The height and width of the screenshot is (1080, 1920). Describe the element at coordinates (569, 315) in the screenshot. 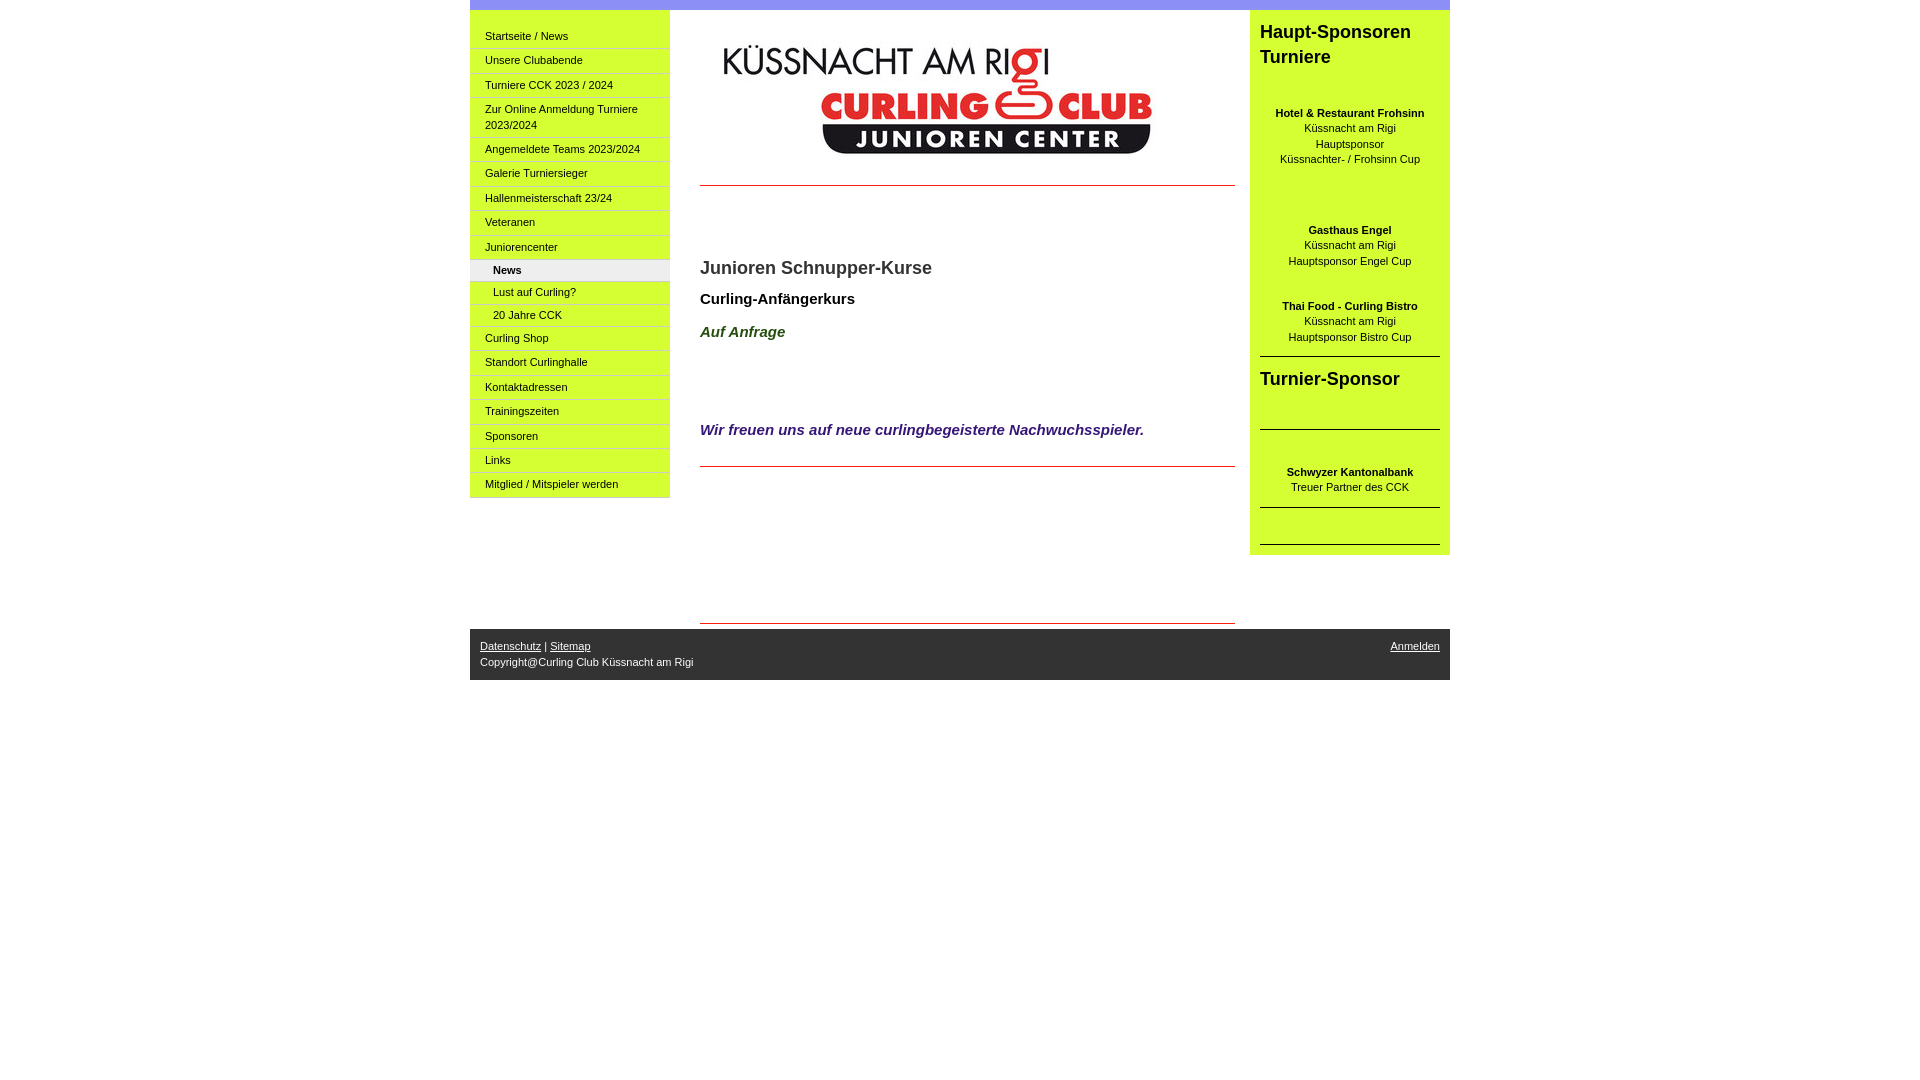

I see `'20 Jahre CCK'` at that location.